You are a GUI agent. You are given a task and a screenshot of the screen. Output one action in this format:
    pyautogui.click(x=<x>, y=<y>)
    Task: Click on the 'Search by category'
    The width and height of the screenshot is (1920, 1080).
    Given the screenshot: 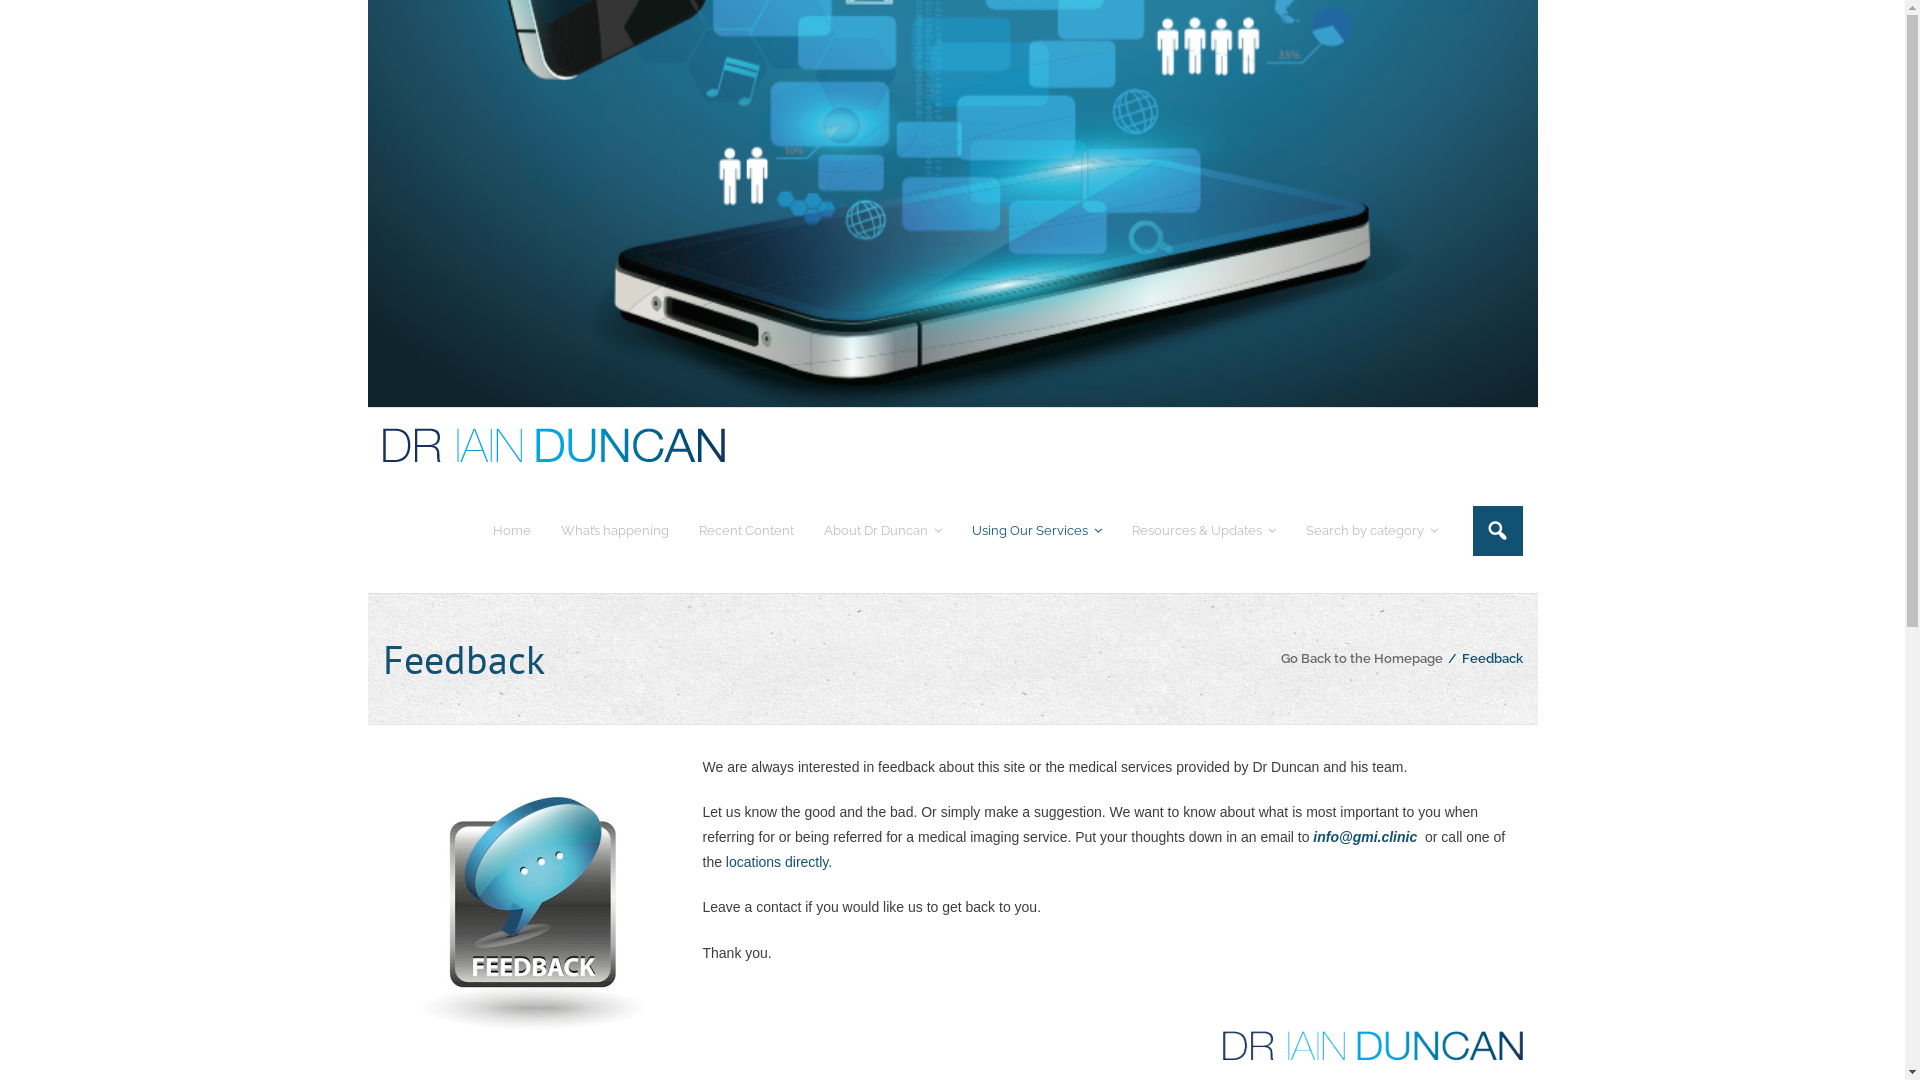 What is the action you would take?
    pyautogui.click(x=1370, y=529)
    